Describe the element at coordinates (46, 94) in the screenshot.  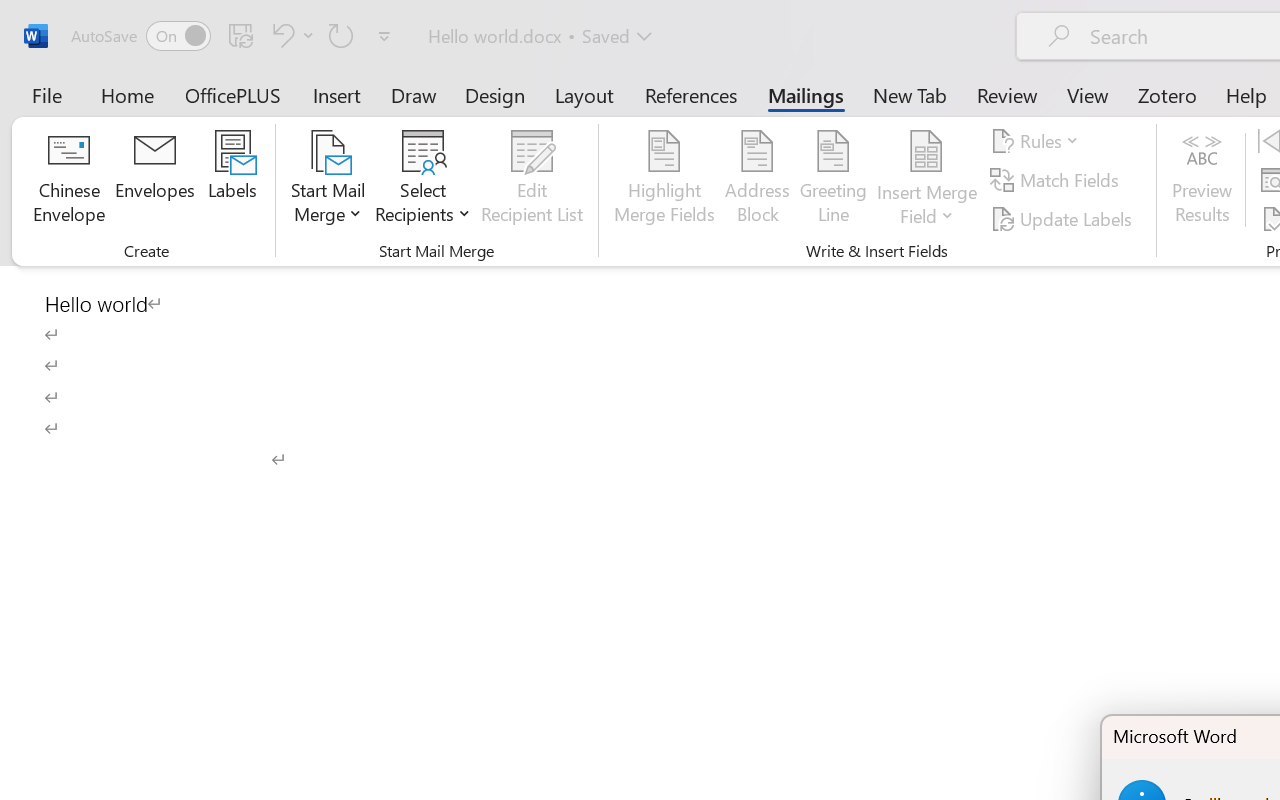
I see `'File Tab'` at that location.